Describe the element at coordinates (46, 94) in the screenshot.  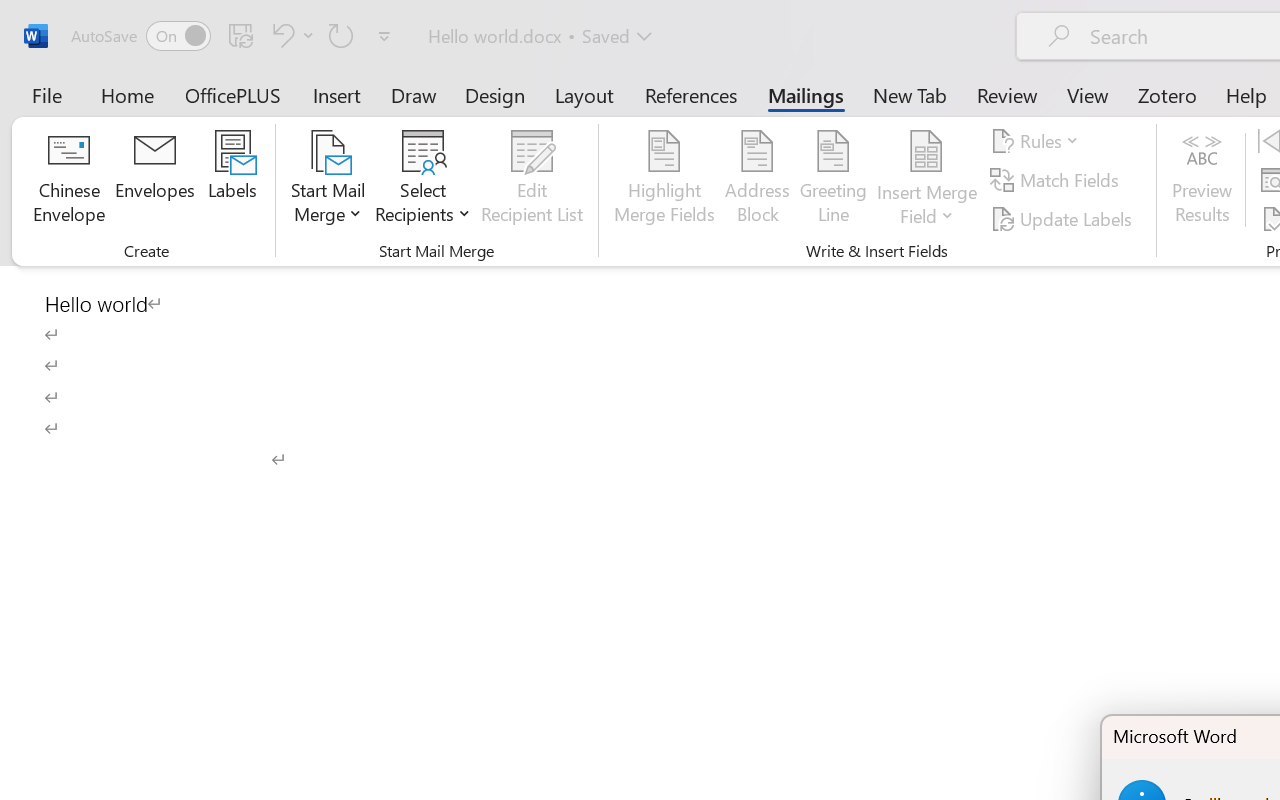
I see `'File Tab'` at that location.